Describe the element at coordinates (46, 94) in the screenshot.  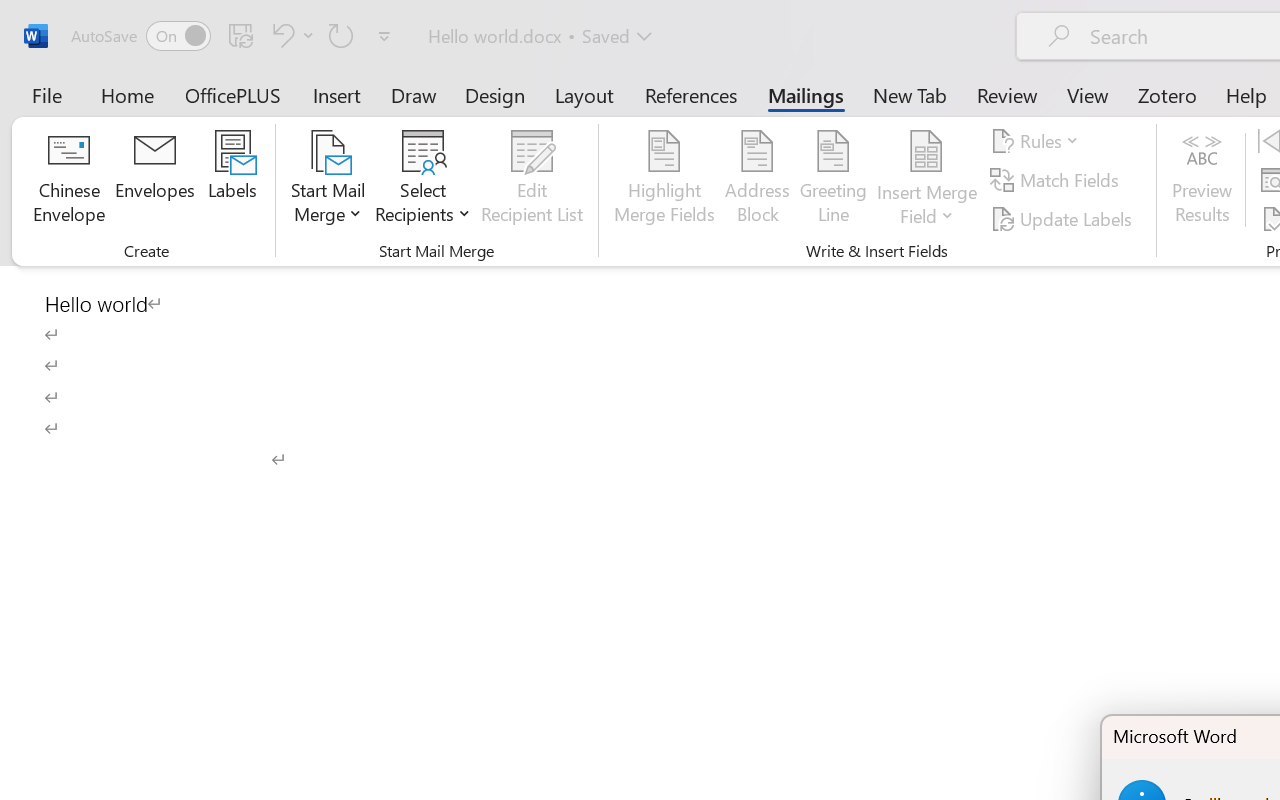
I see `'File Tab'` at that location.